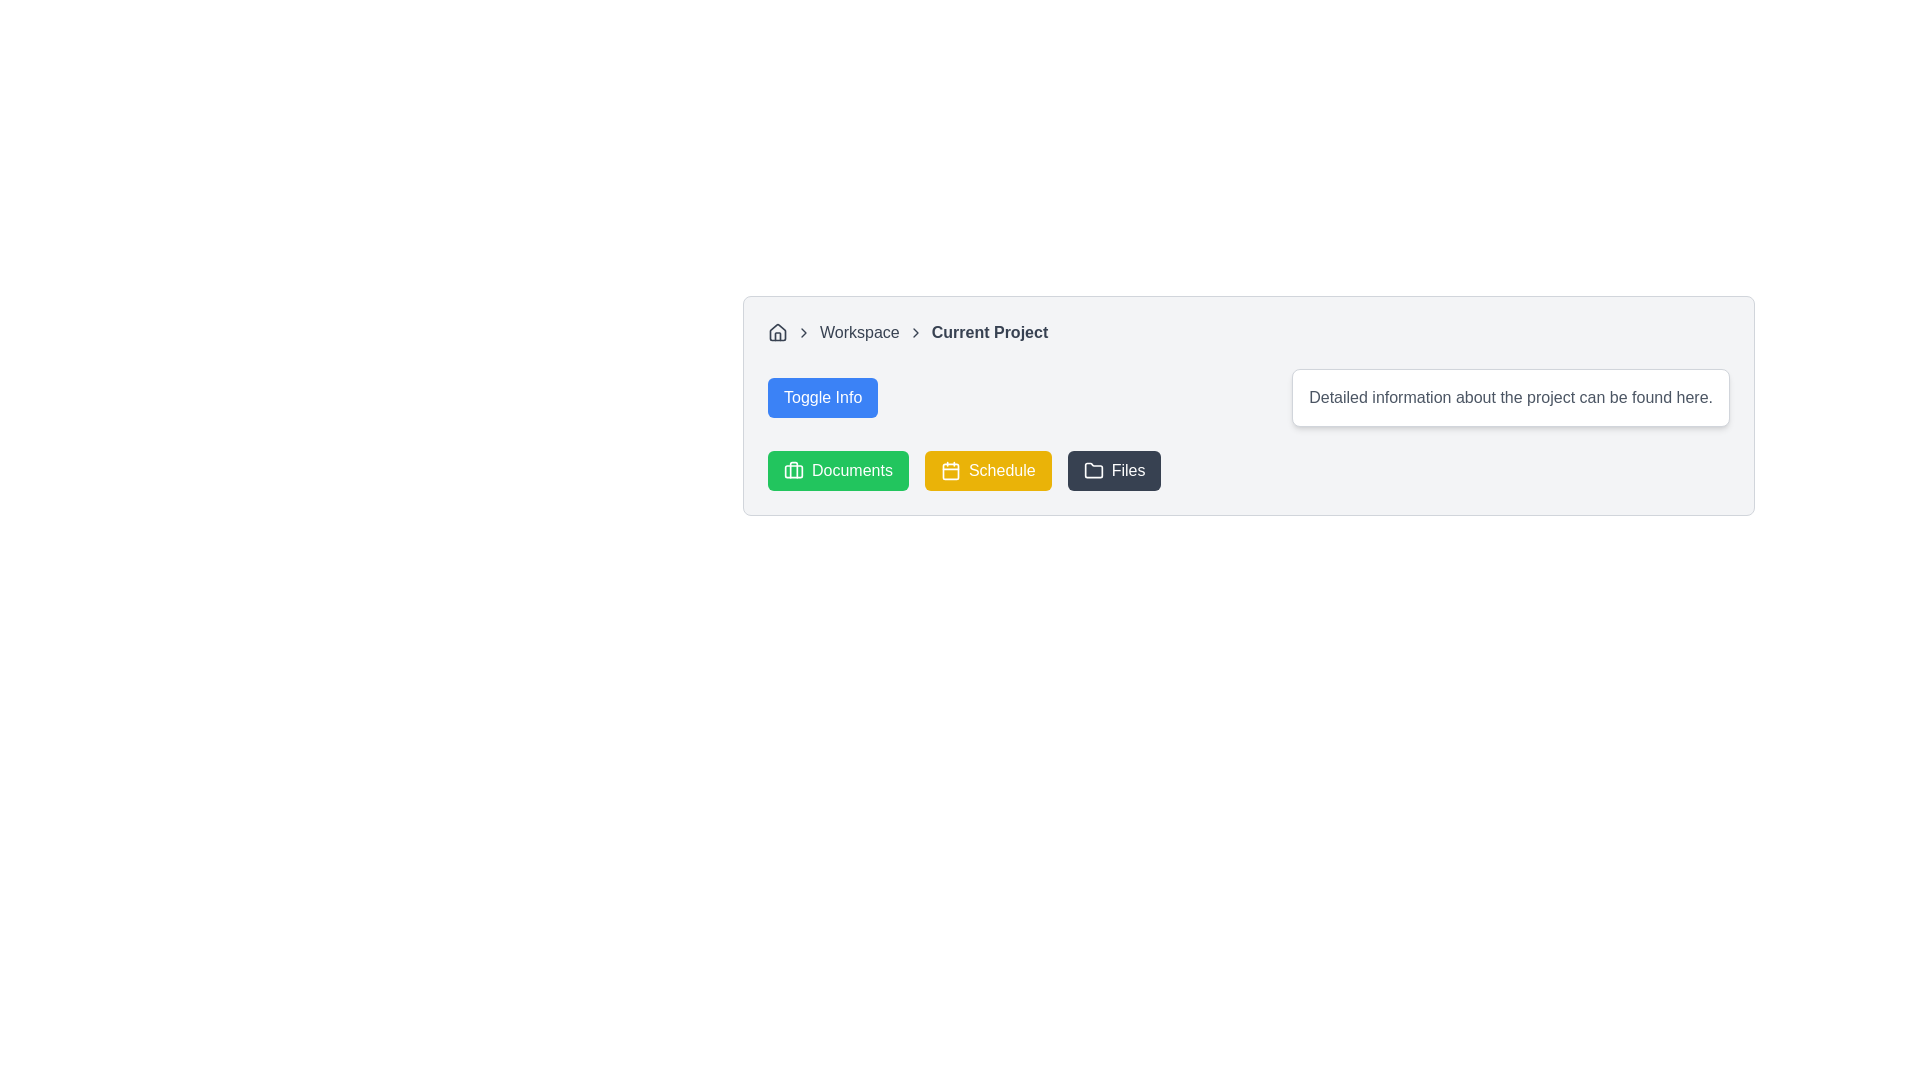 Image resolution: width=1920 pixels, height=1080 pixels. Describe the element at coordinates (914, 331) in the screenshot. I see `the rightward-pointing chevron icon in the breadcrumb navigation bar, located between 'Workspace' and 'Current Project', to trigger a tooltip` at that location.